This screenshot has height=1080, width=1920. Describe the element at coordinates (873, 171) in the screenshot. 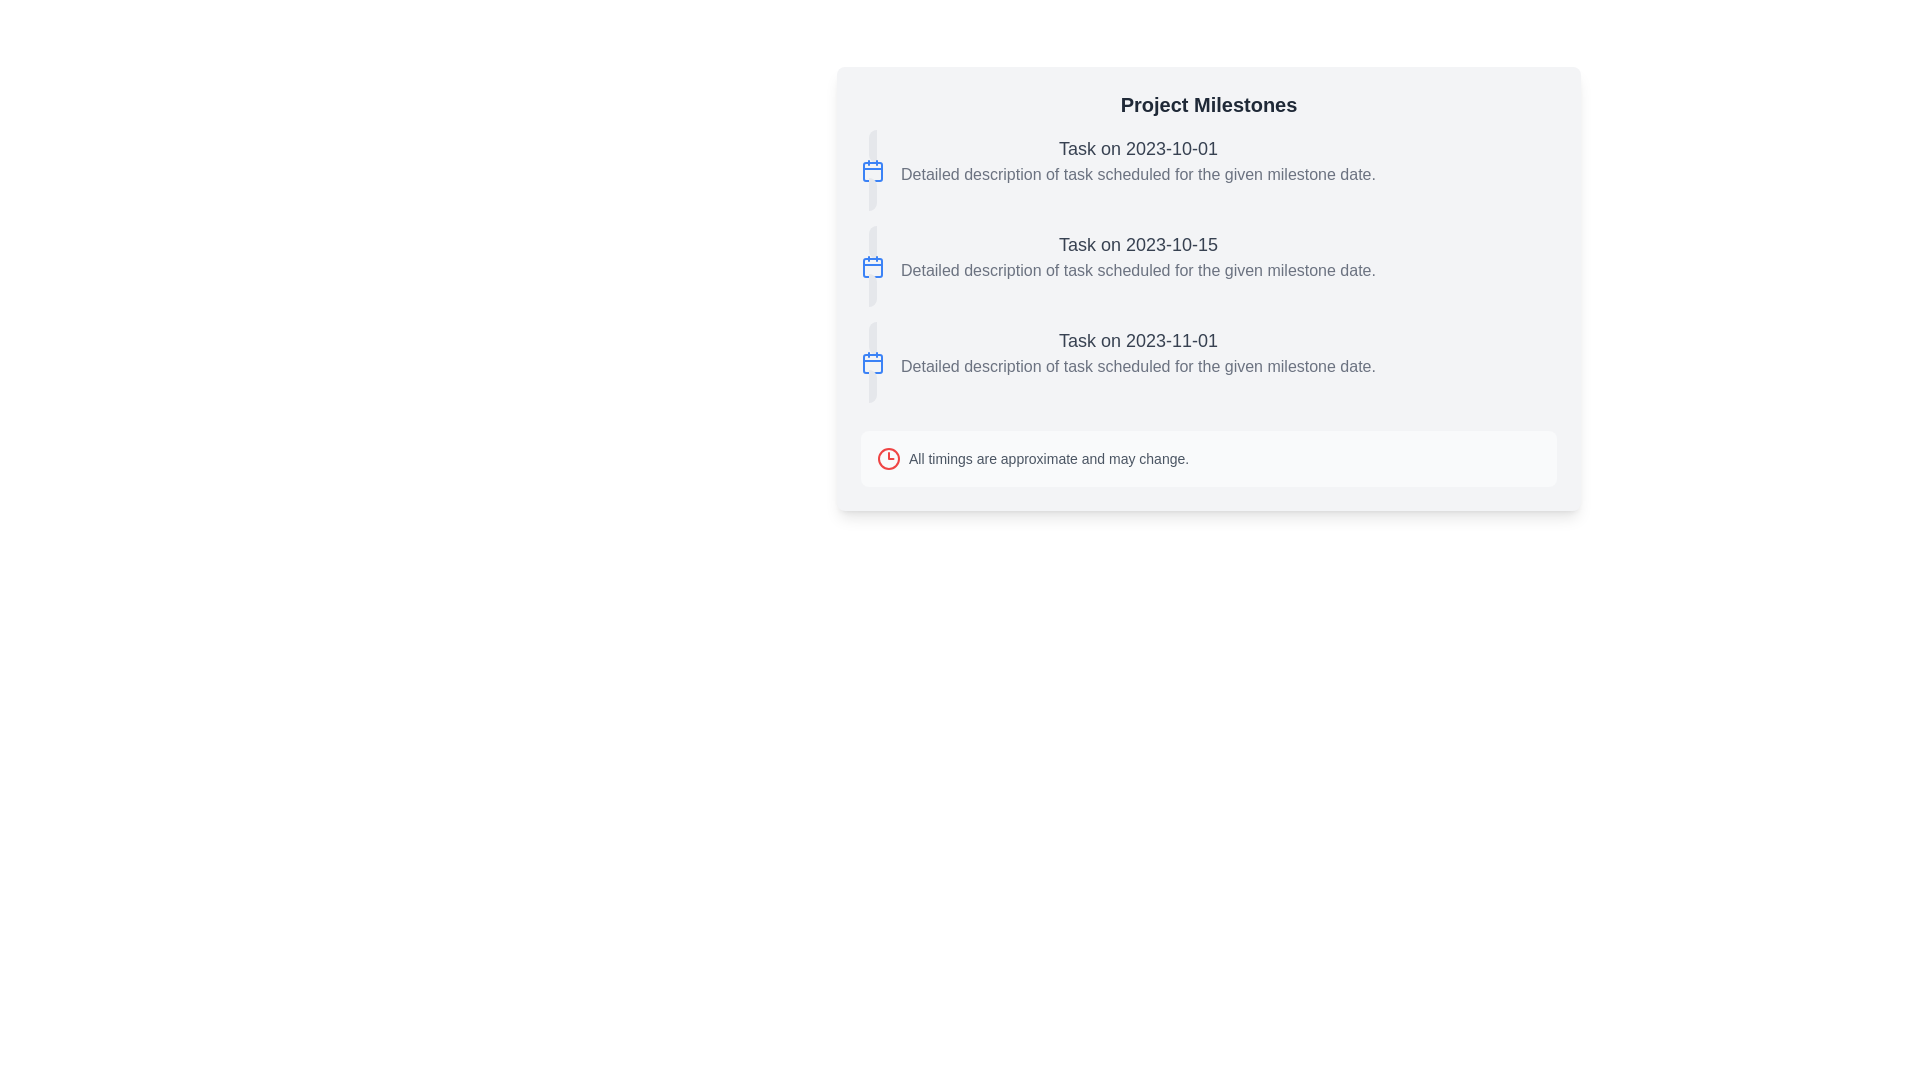

I see `the SVG rectangle icon with a red border and white background located near the text 'Task on 2023-10-01'` at that location.